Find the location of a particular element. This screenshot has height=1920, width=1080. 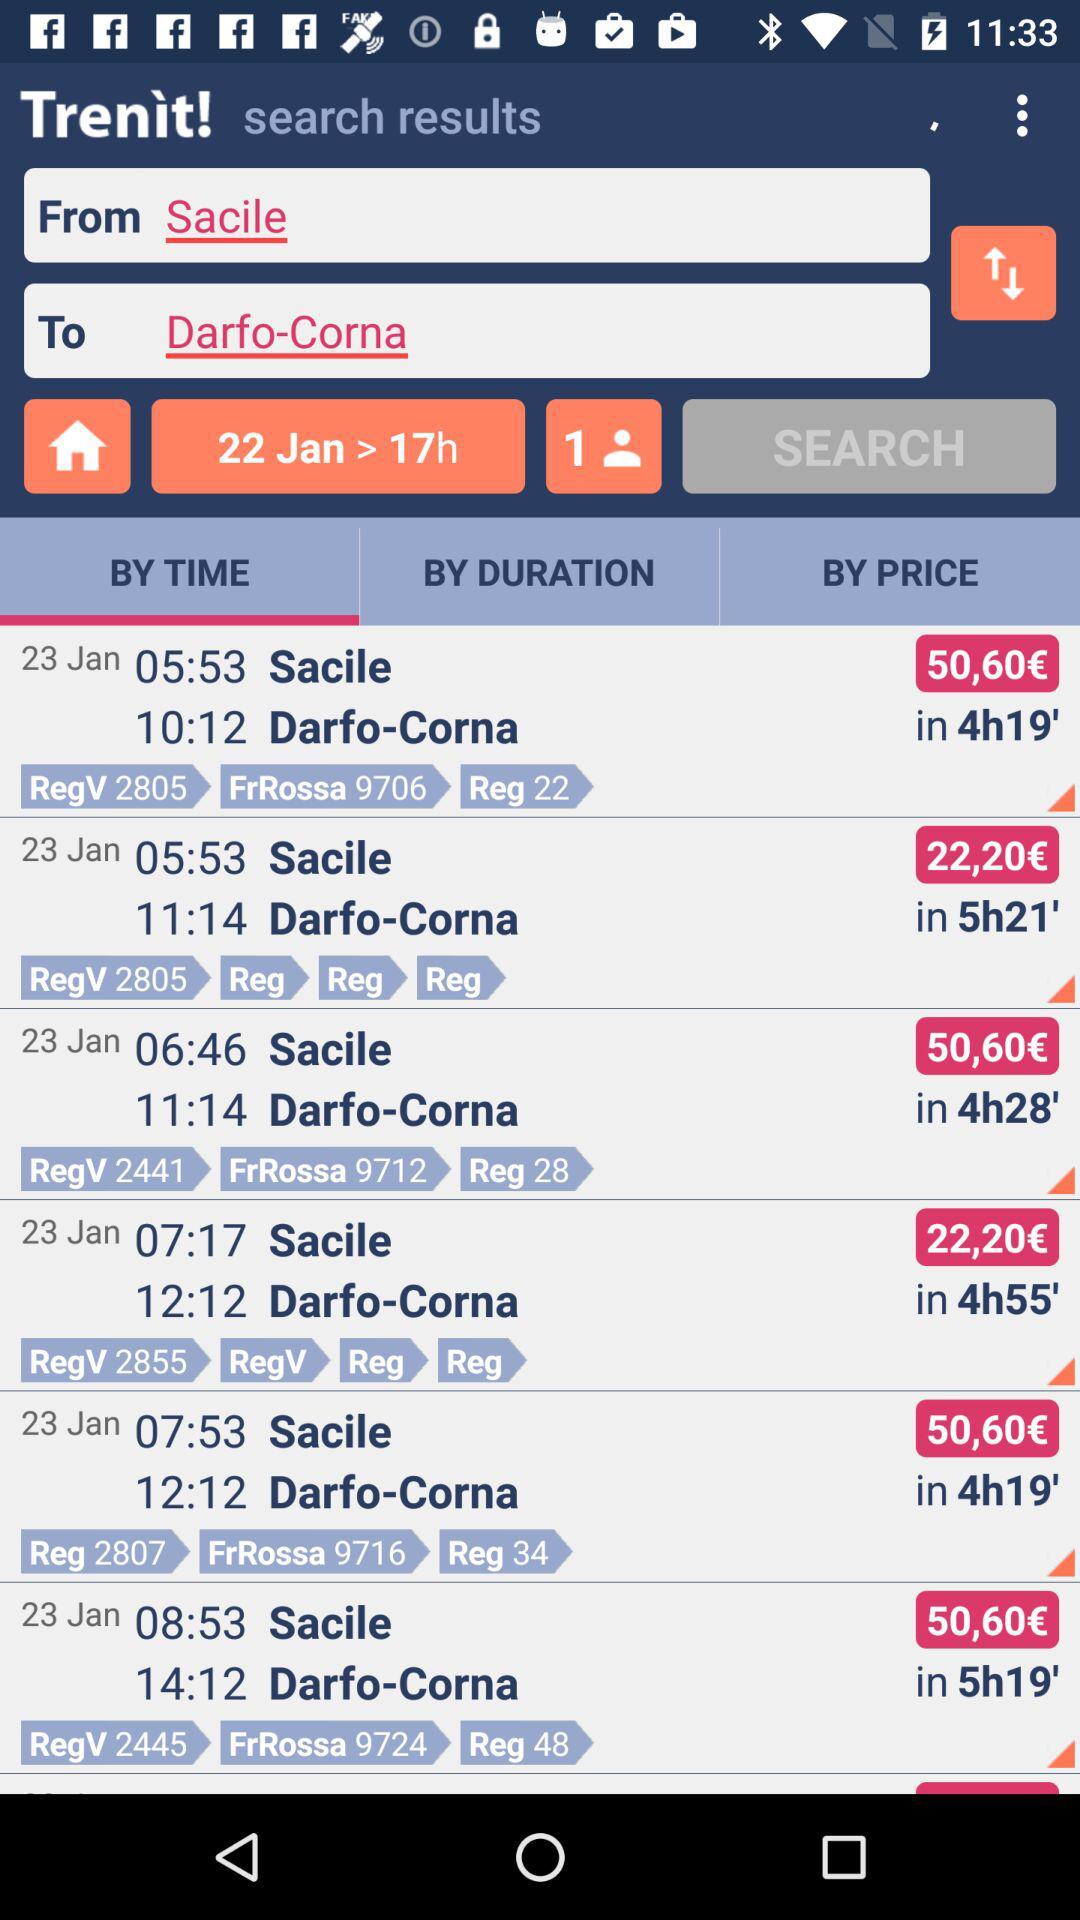

the swap icon is located at coordinates (1003, 272).